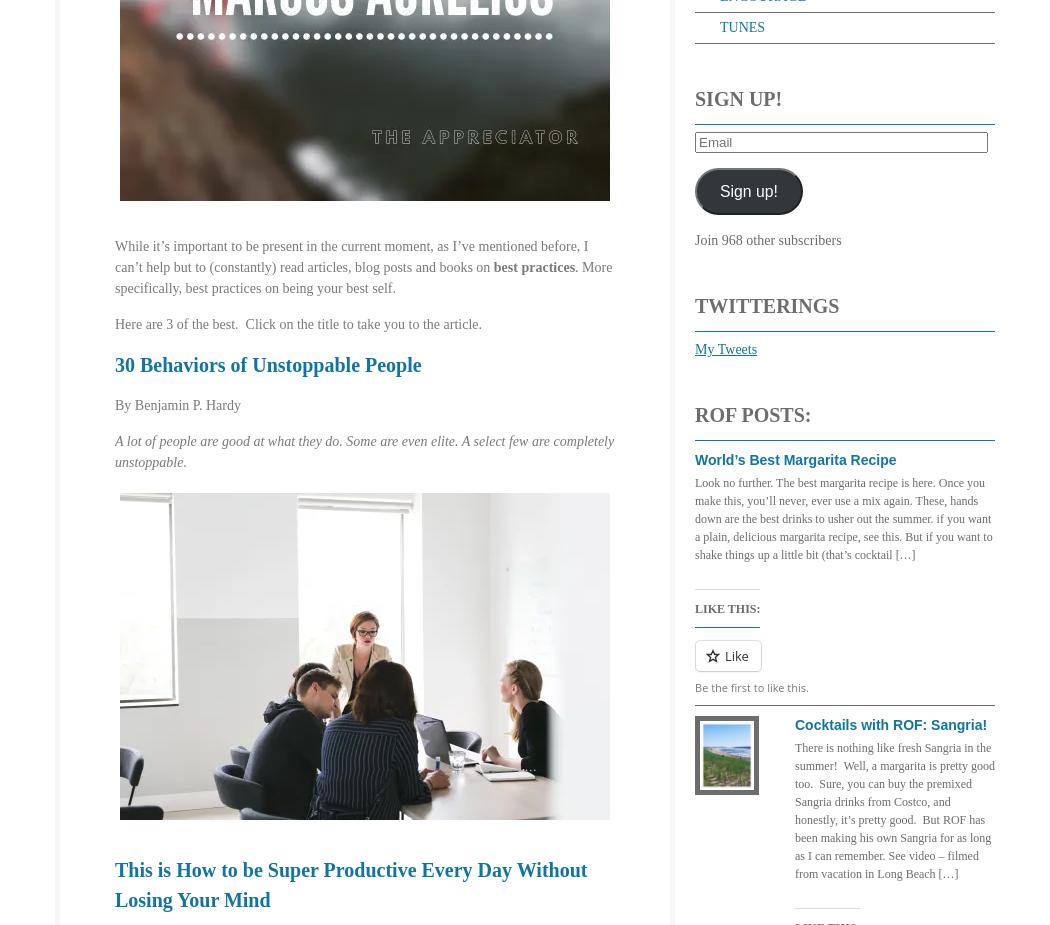  I want to click on 'ROF posts:', so click(694, 413).